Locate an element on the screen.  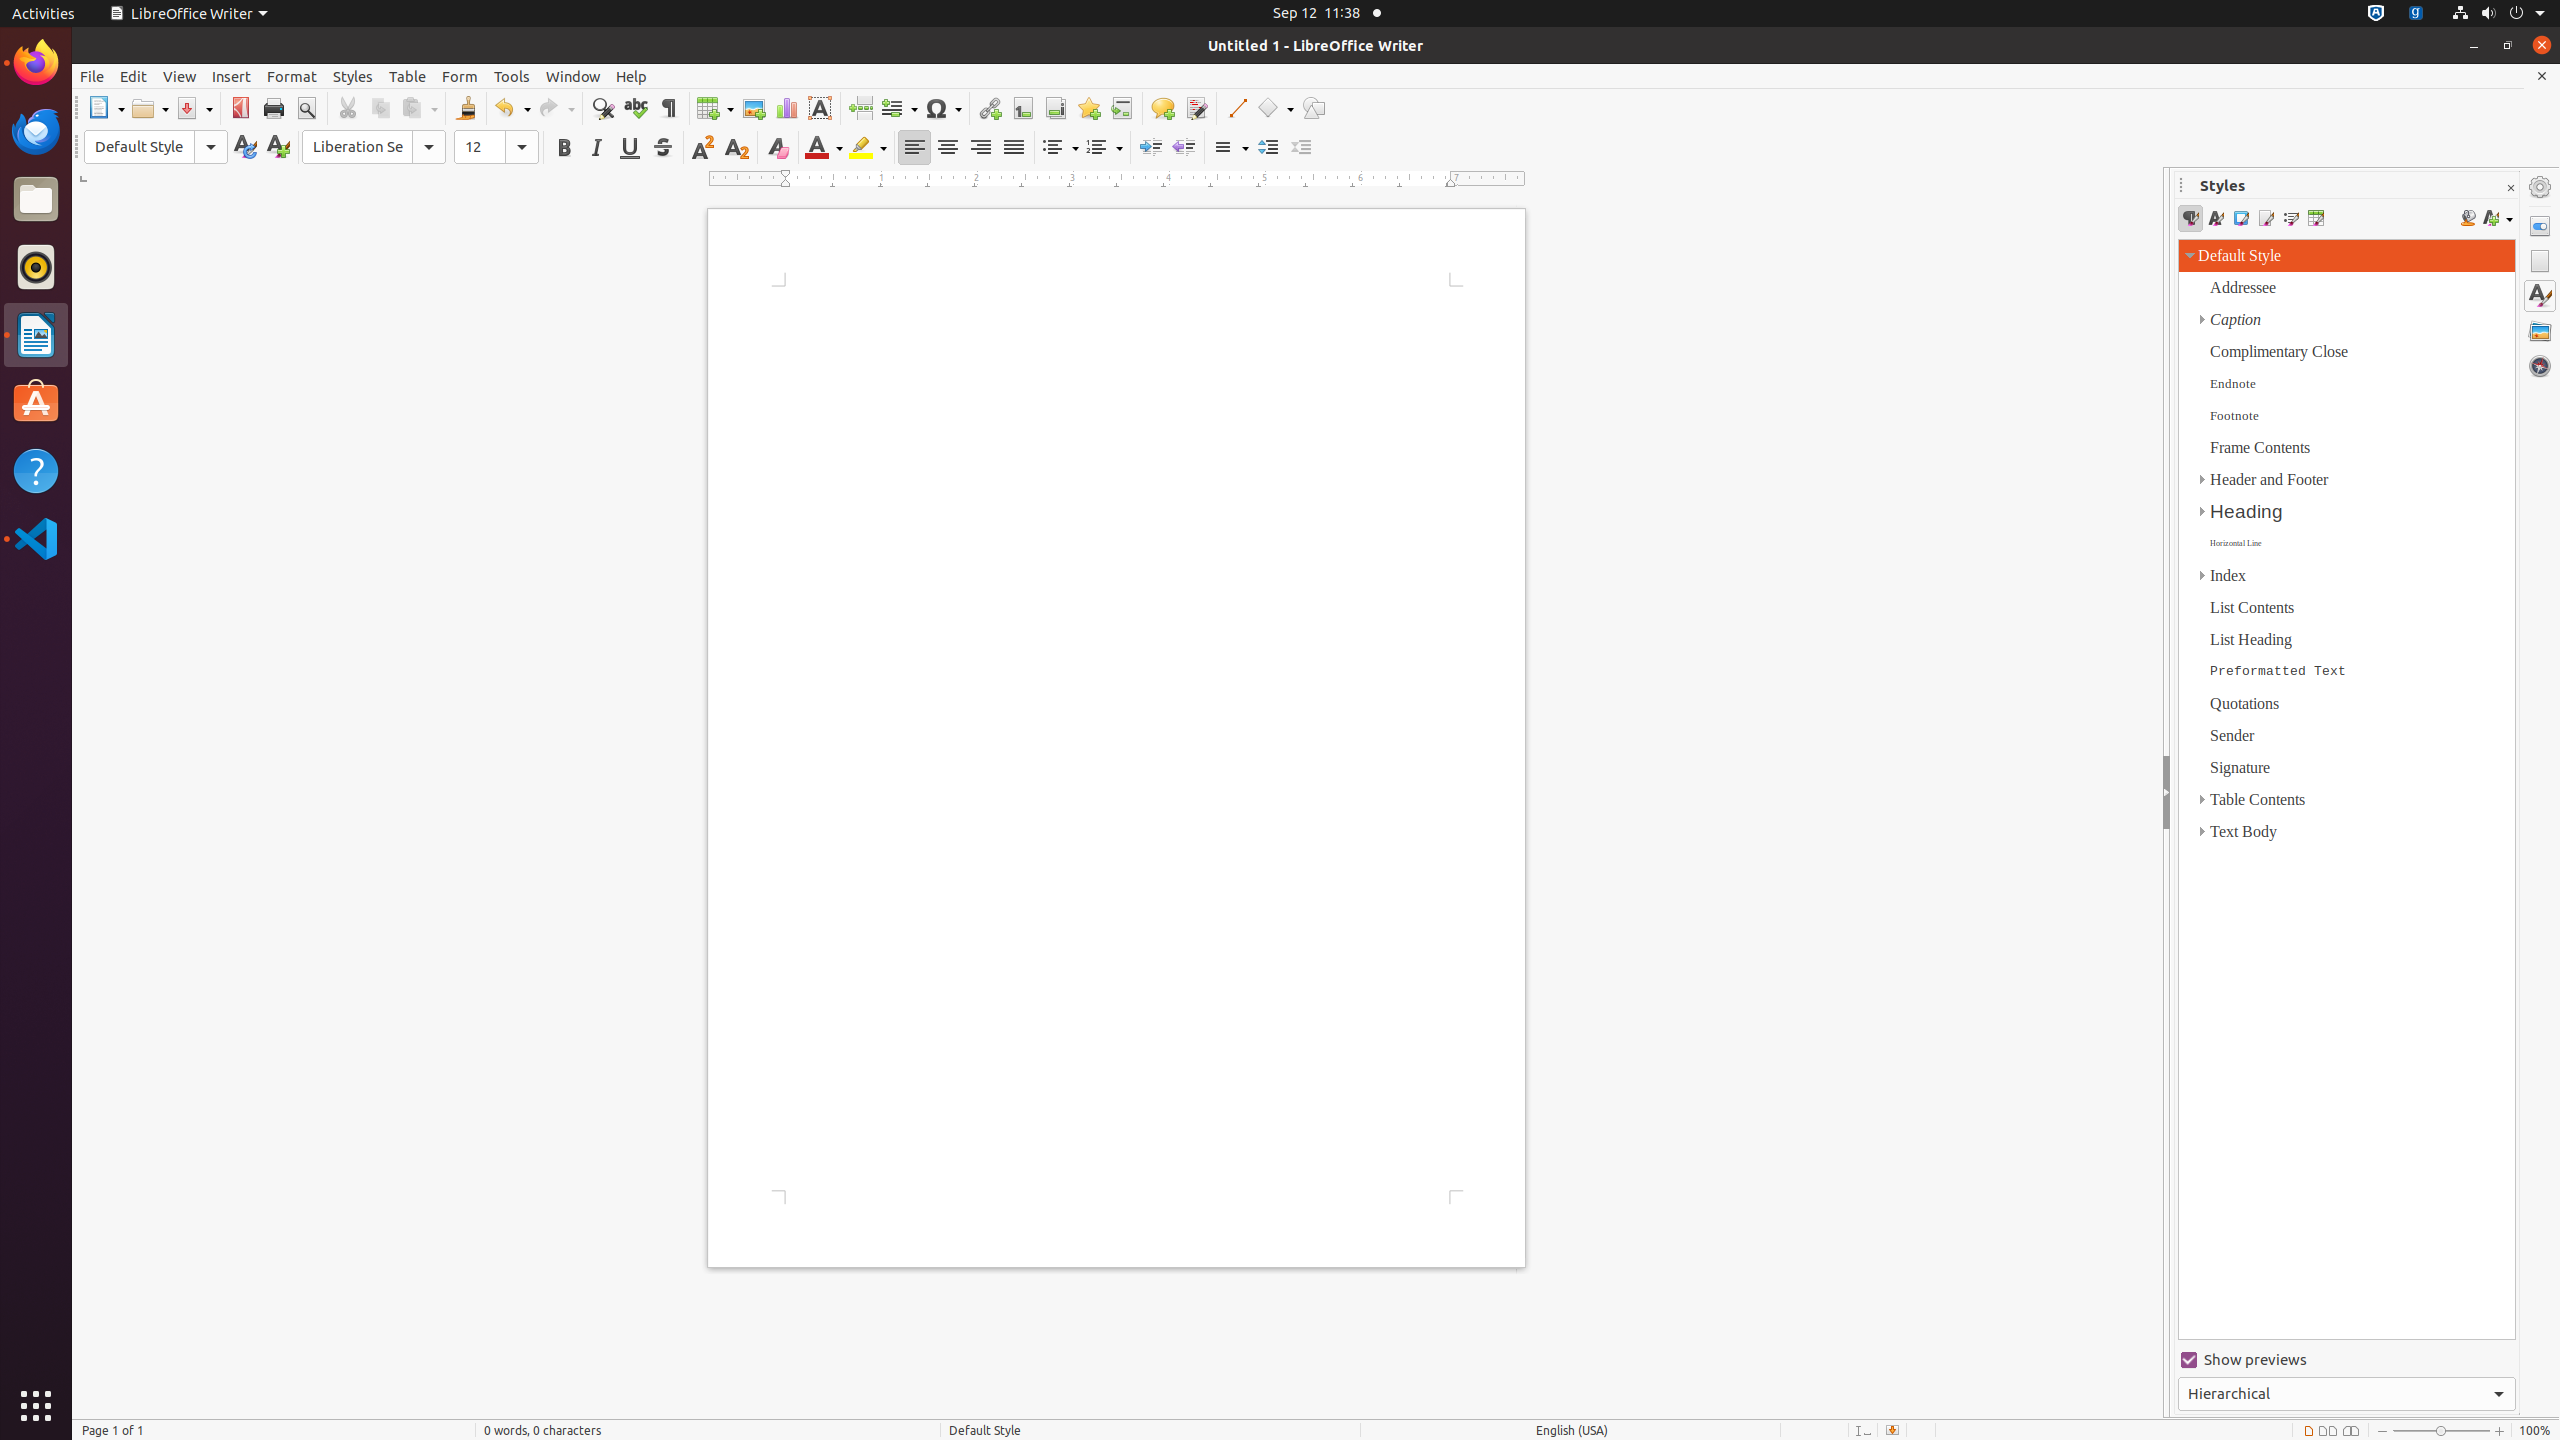
'Cross-reference' is located at coordinates (1121, 107).